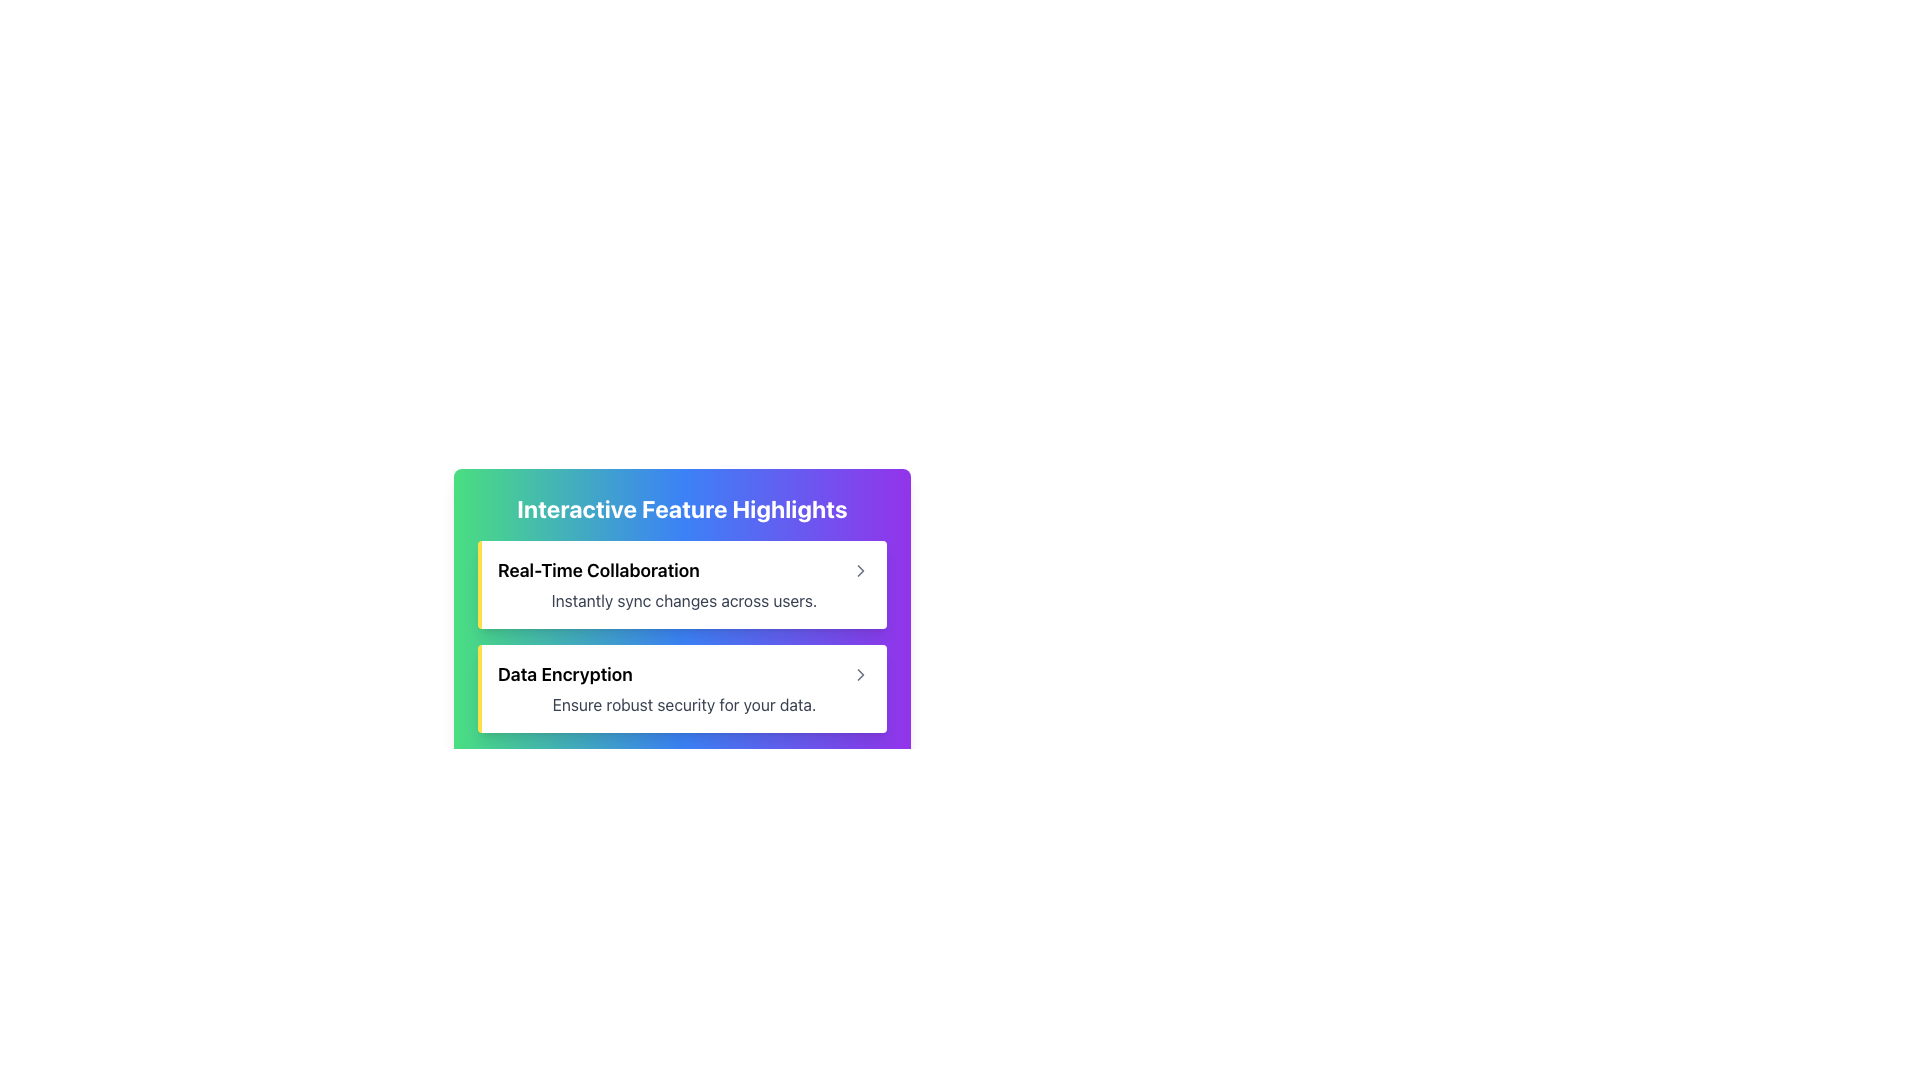 The height and width of the screenshot is (1080, 1920). What do you see at coordinates (684, 704) in the screenshot?
I see `the non-interactive Text Label providing information about 'Data Encryption' located below the main title in the second card of the 'Interactive Feature Highlights' section` at bounding box center [684, 704].